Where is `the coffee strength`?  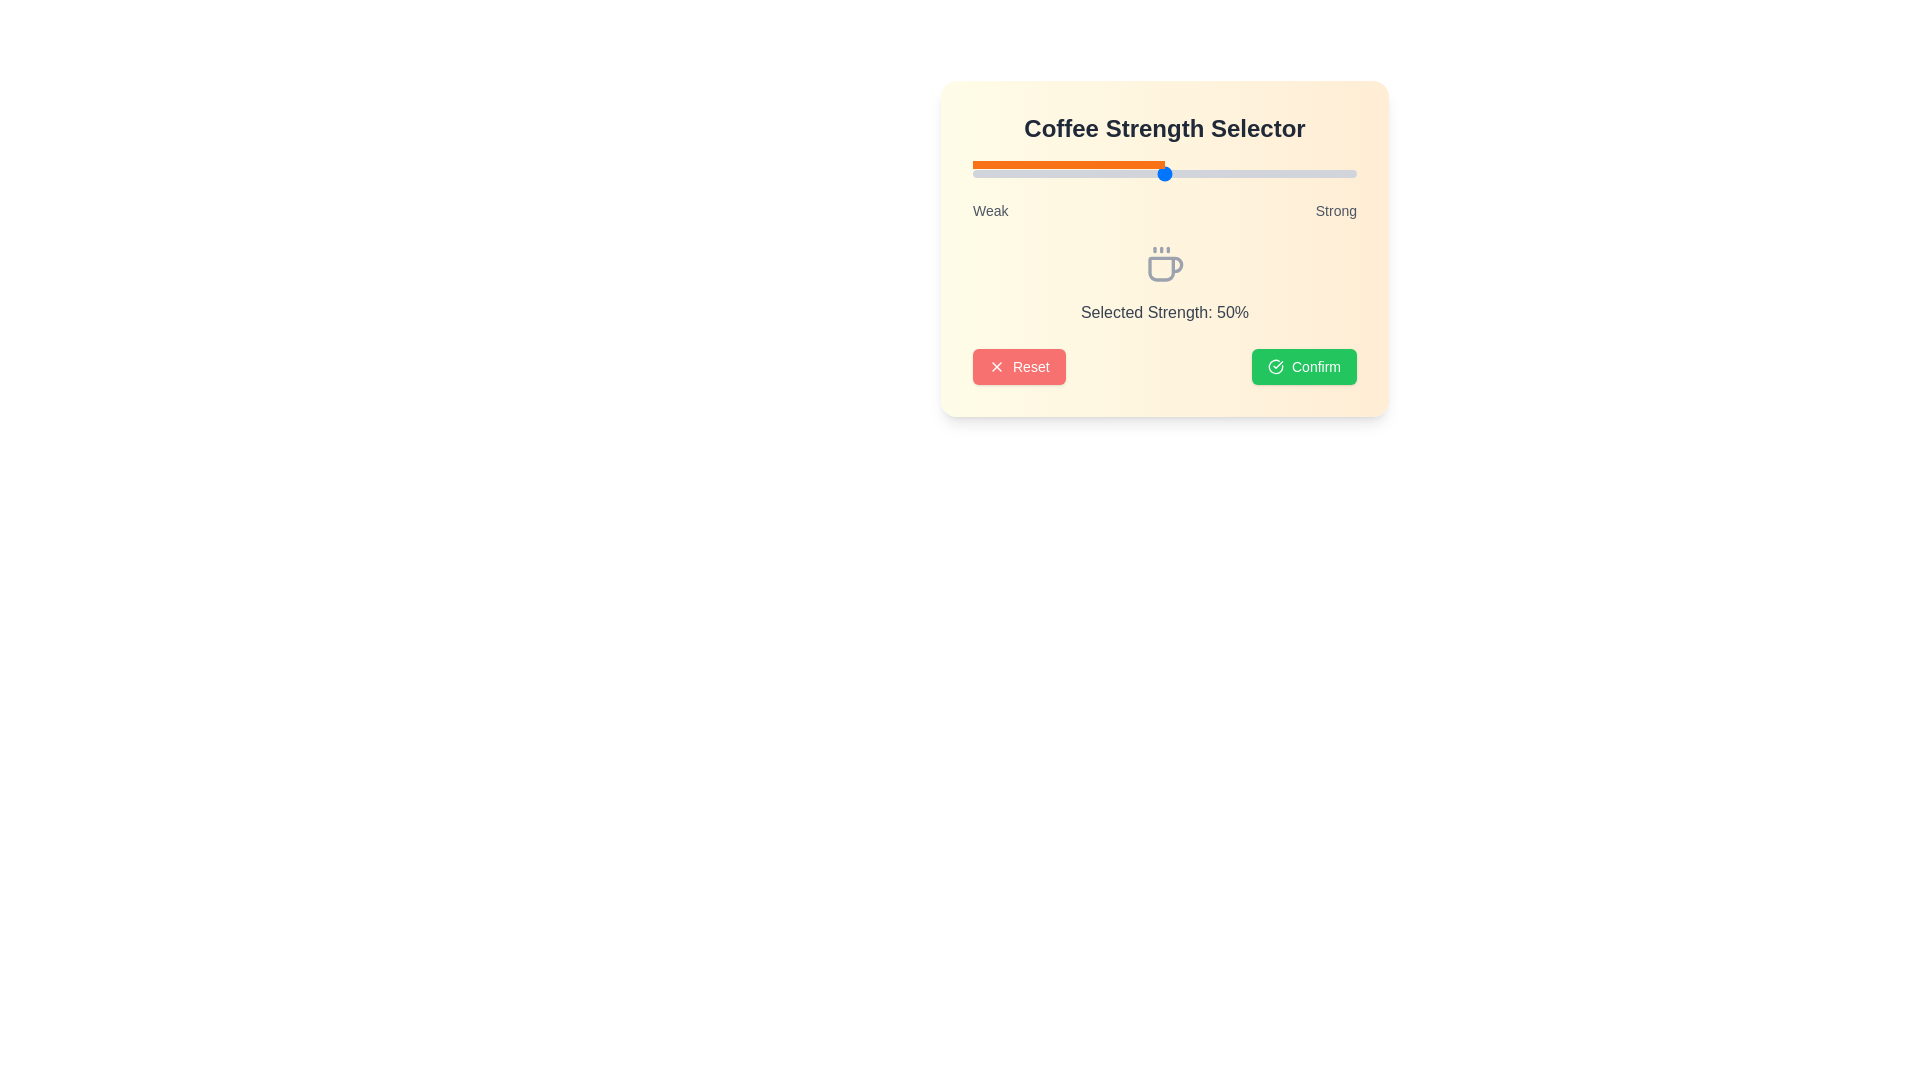
the coffee strength is located at coordinates (1349, 172).